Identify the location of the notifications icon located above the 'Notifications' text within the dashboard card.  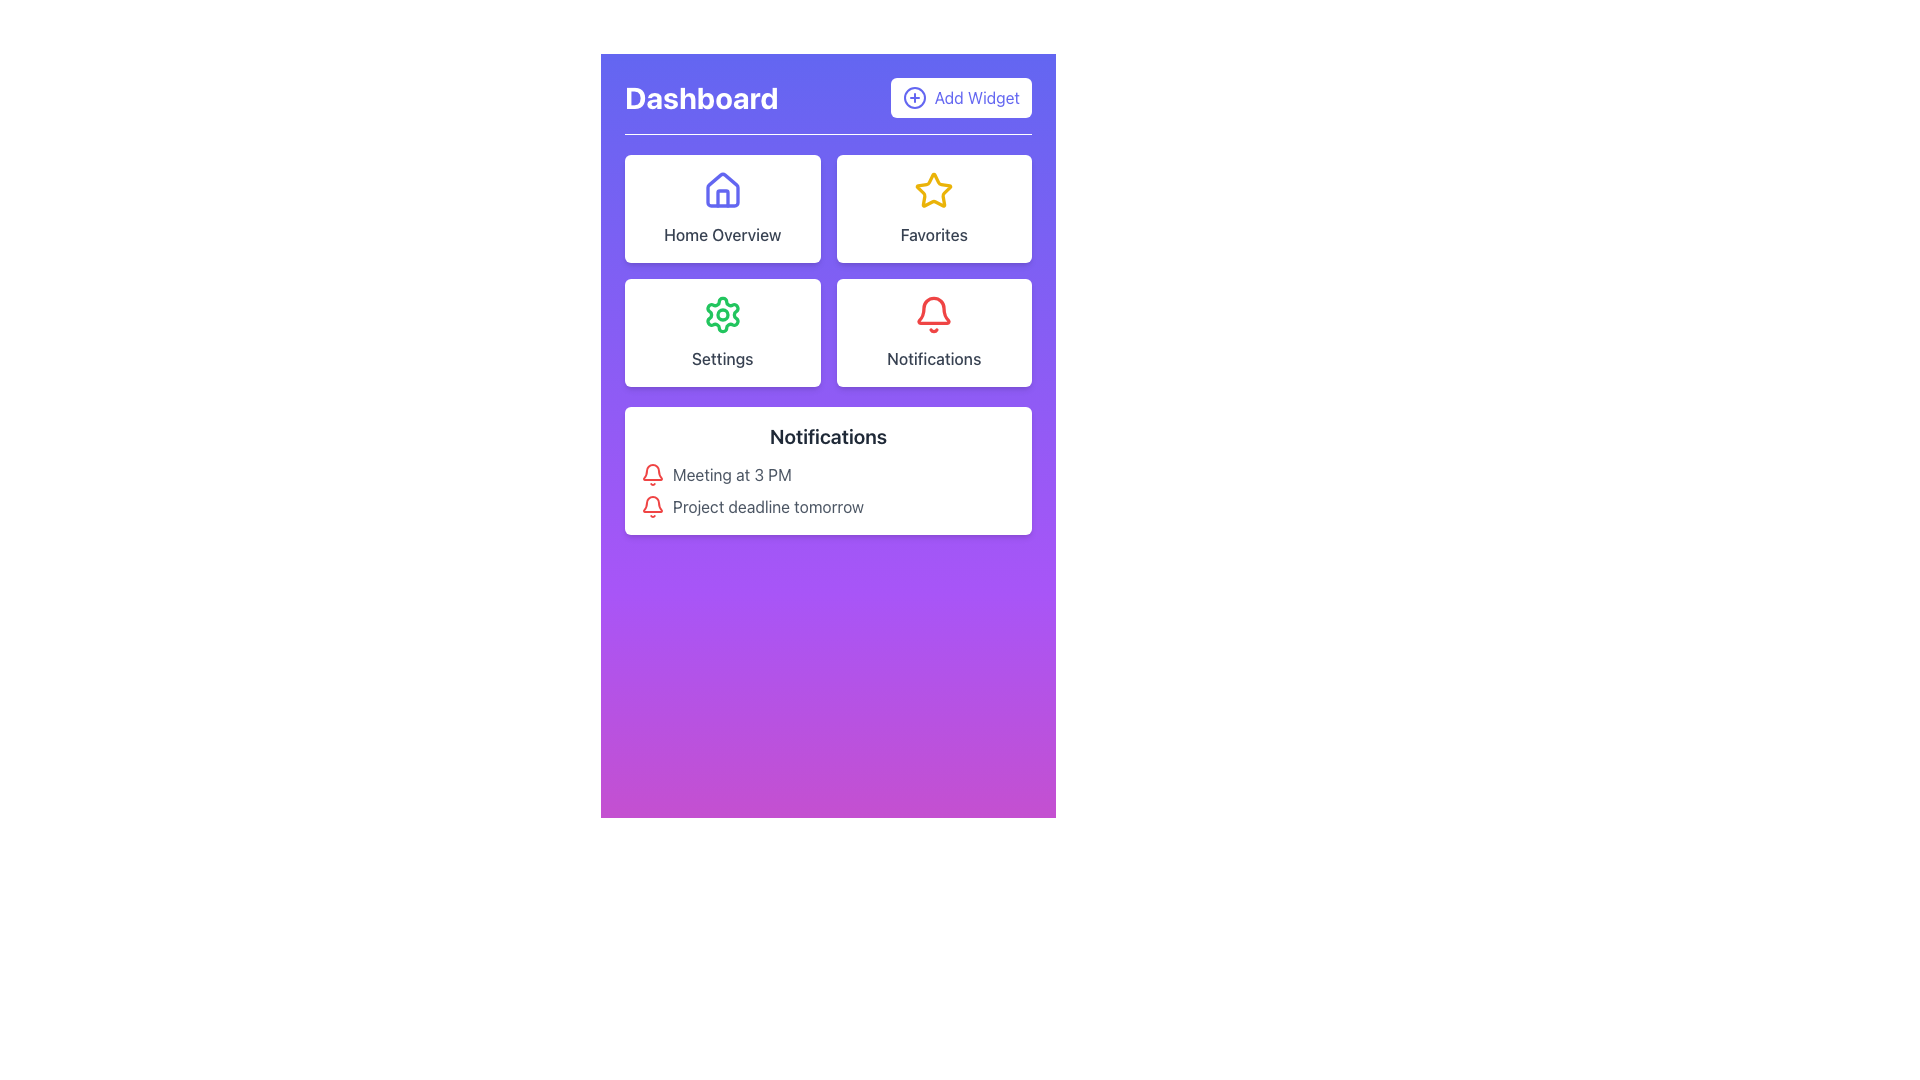
(933, 315).